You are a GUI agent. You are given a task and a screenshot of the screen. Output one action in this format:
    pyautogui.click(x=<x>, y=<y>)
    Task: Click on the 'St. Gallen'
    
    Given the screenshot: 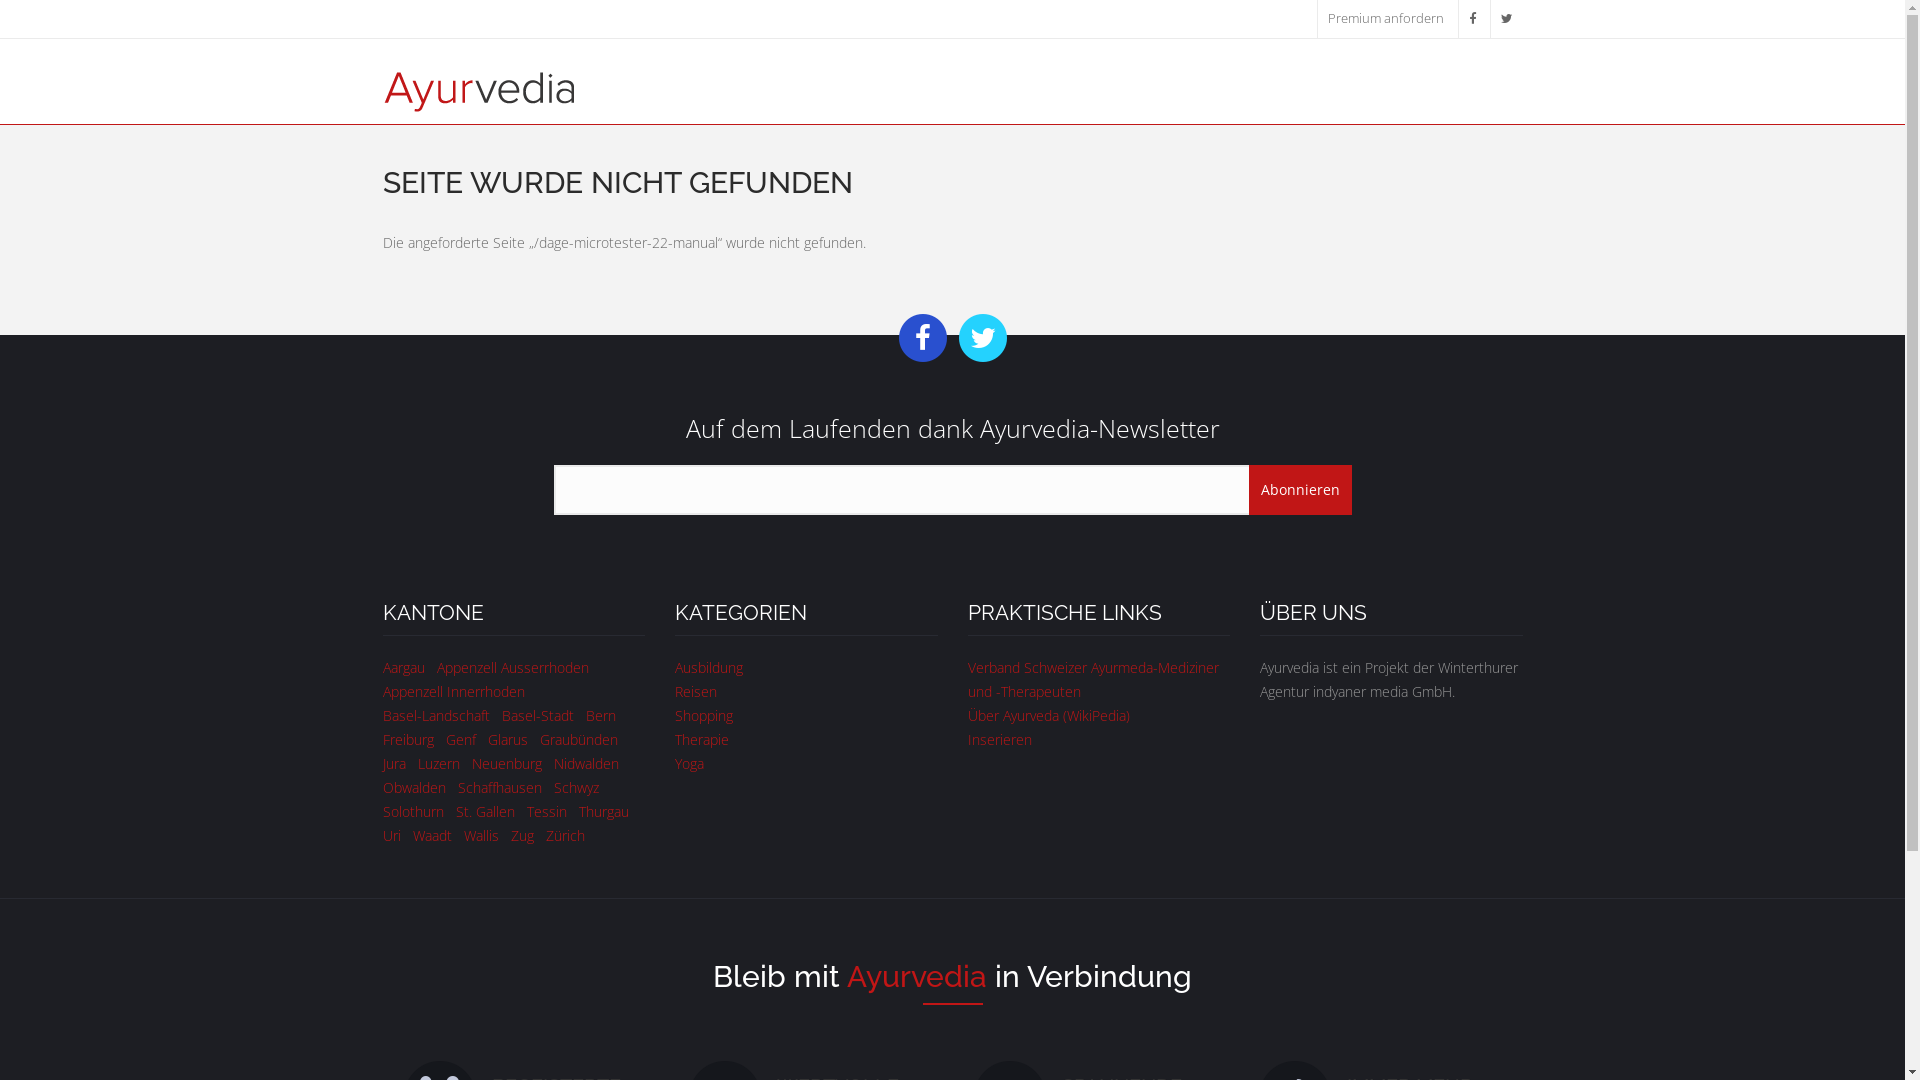 What is the action you would take?
    pyautogui.click(x=485, y=811)
    